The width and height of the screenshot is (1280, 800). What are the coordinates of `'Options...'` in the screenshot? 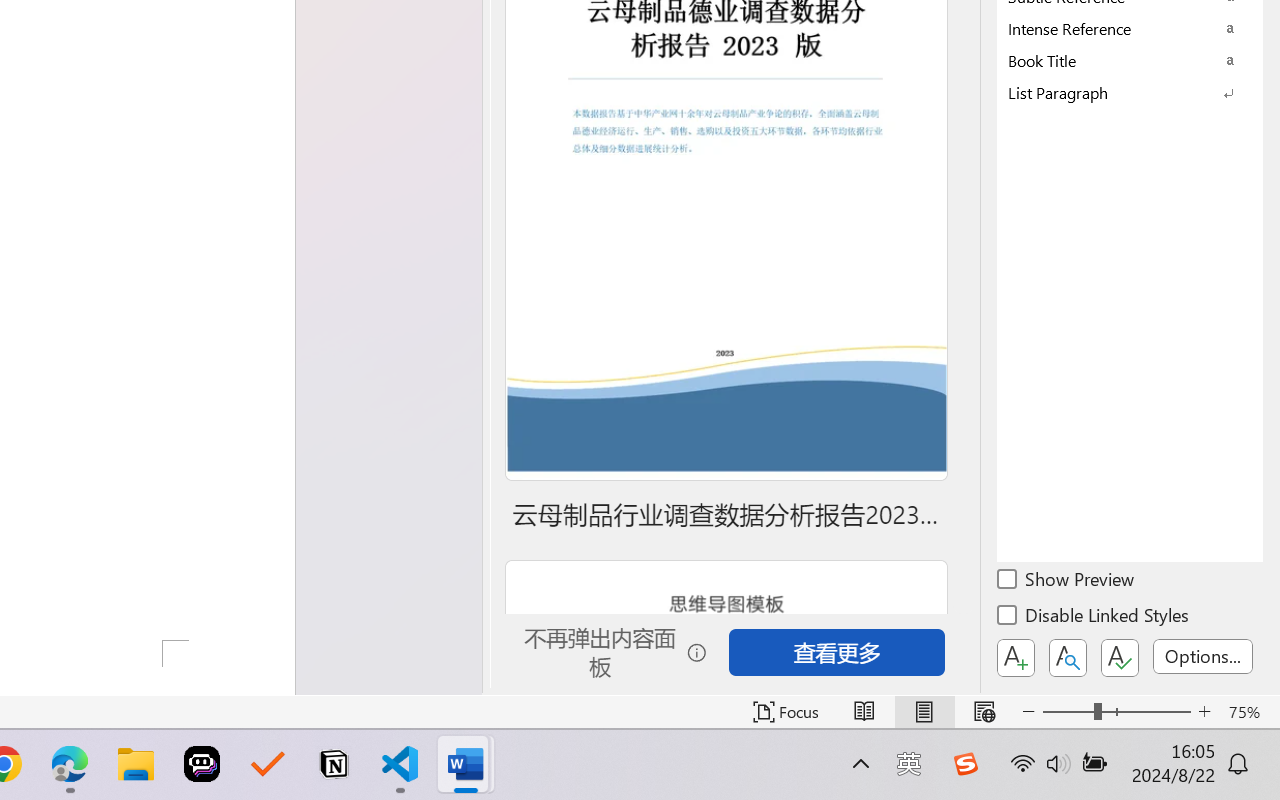 It's located at (1202, 655).